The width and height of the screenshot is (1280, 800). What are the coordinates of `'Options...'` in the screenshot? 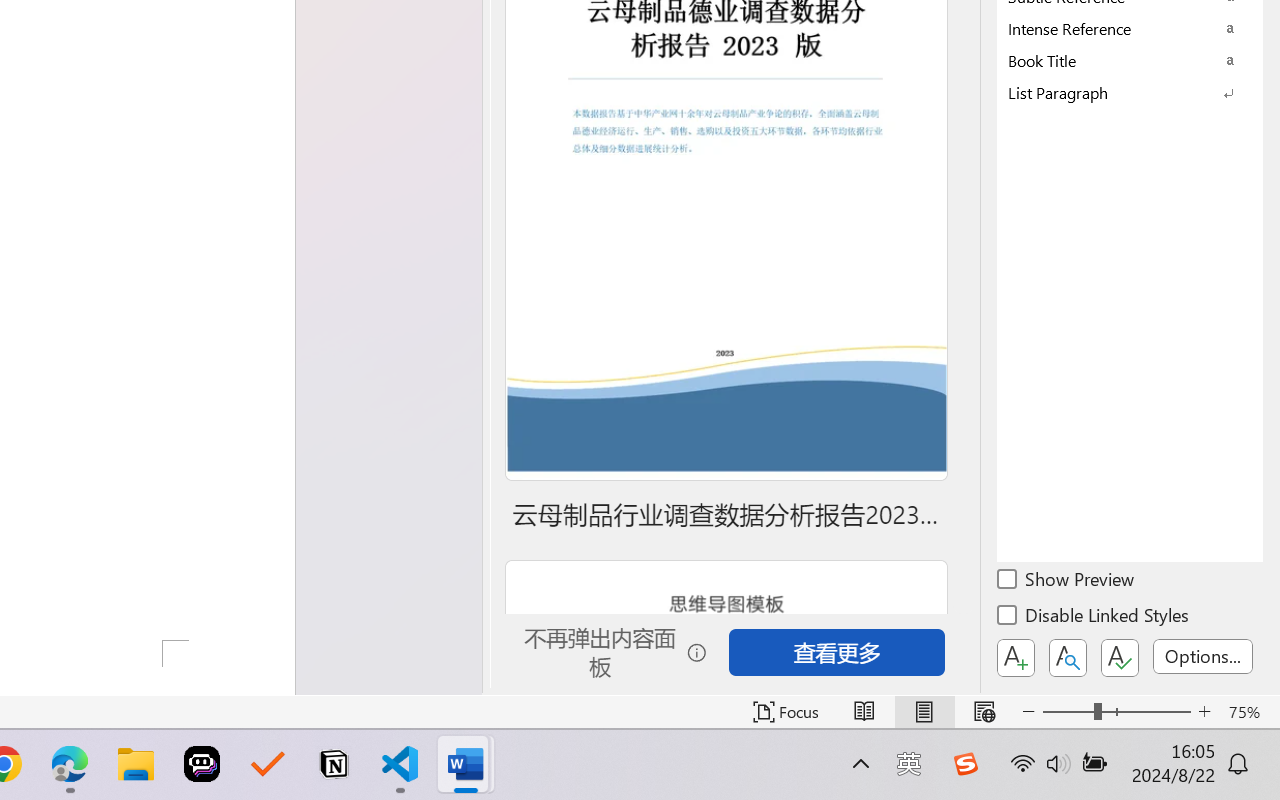 It's located at (1202, 655).